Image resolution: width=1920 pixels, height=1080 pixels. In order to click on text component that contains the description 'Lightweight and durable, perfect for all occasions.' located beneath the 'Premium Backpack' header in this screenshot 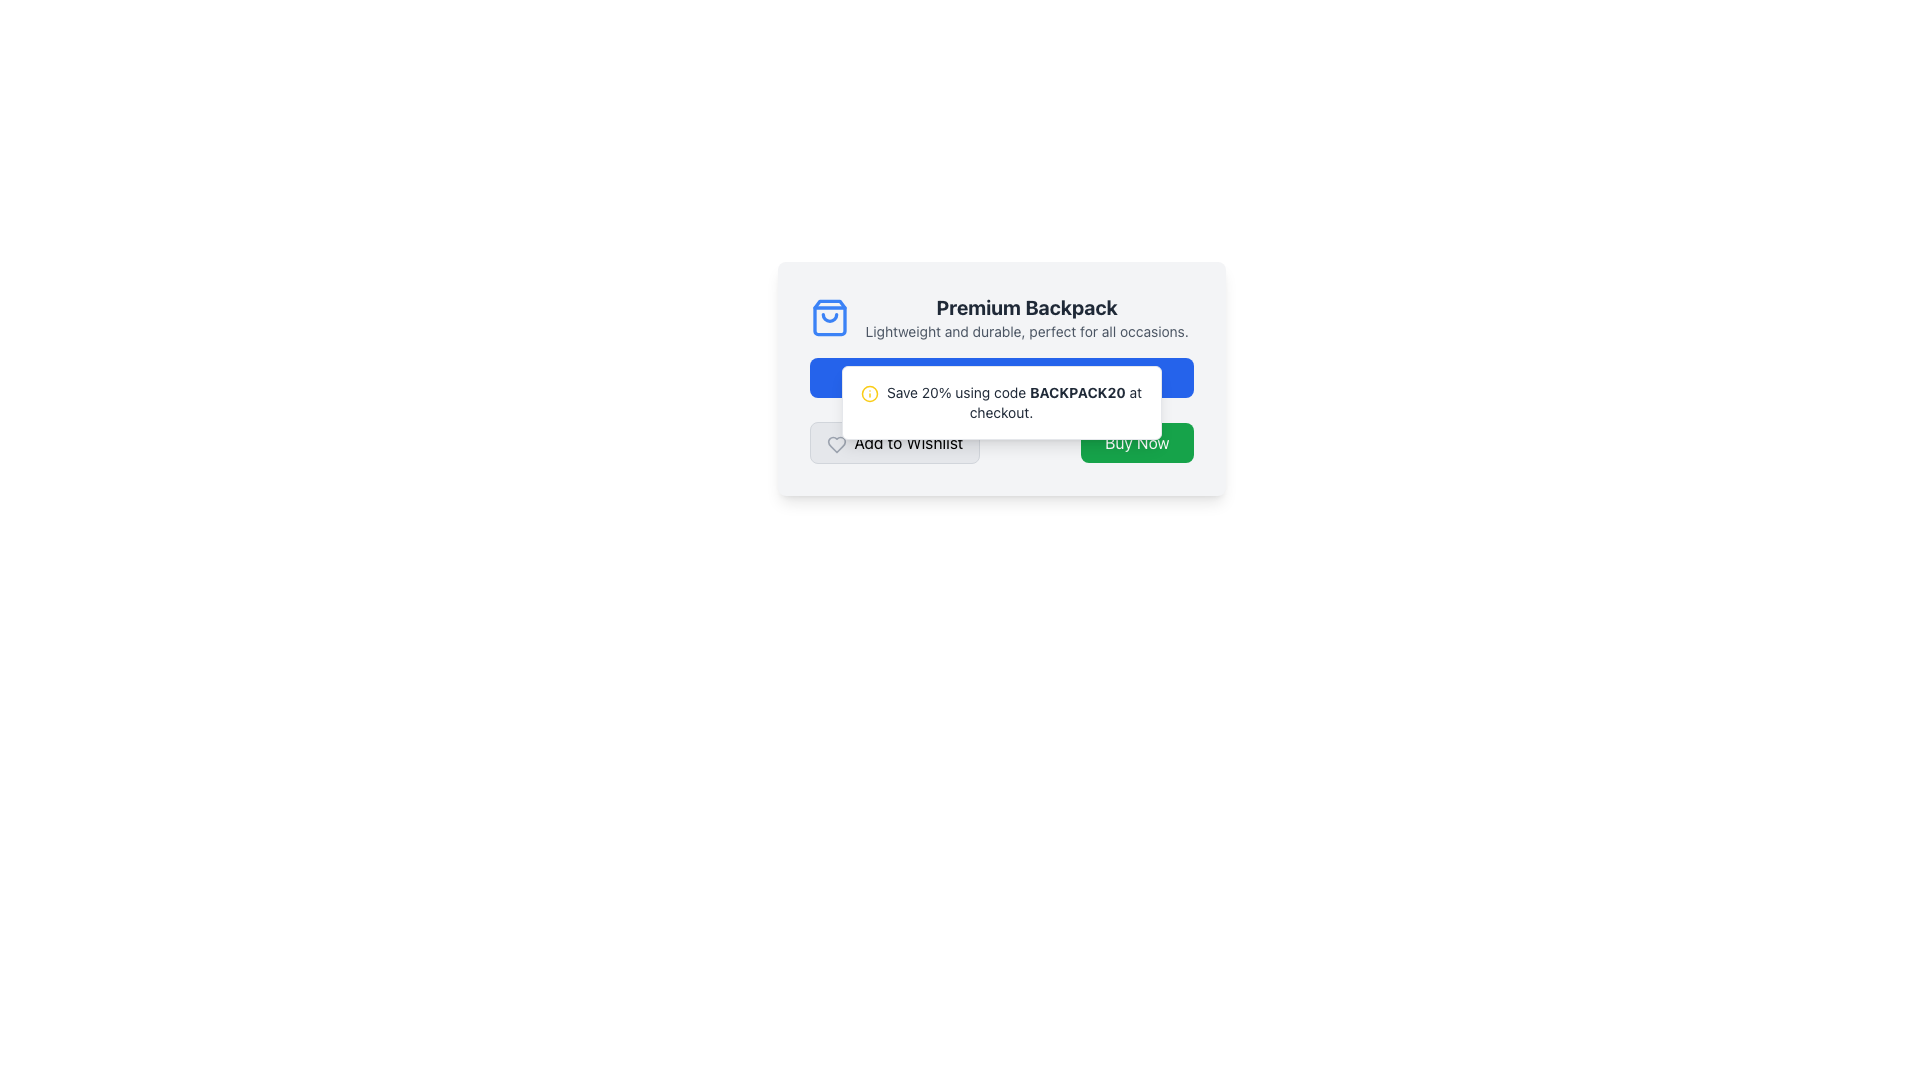, I will do `click(1027, 330)`.